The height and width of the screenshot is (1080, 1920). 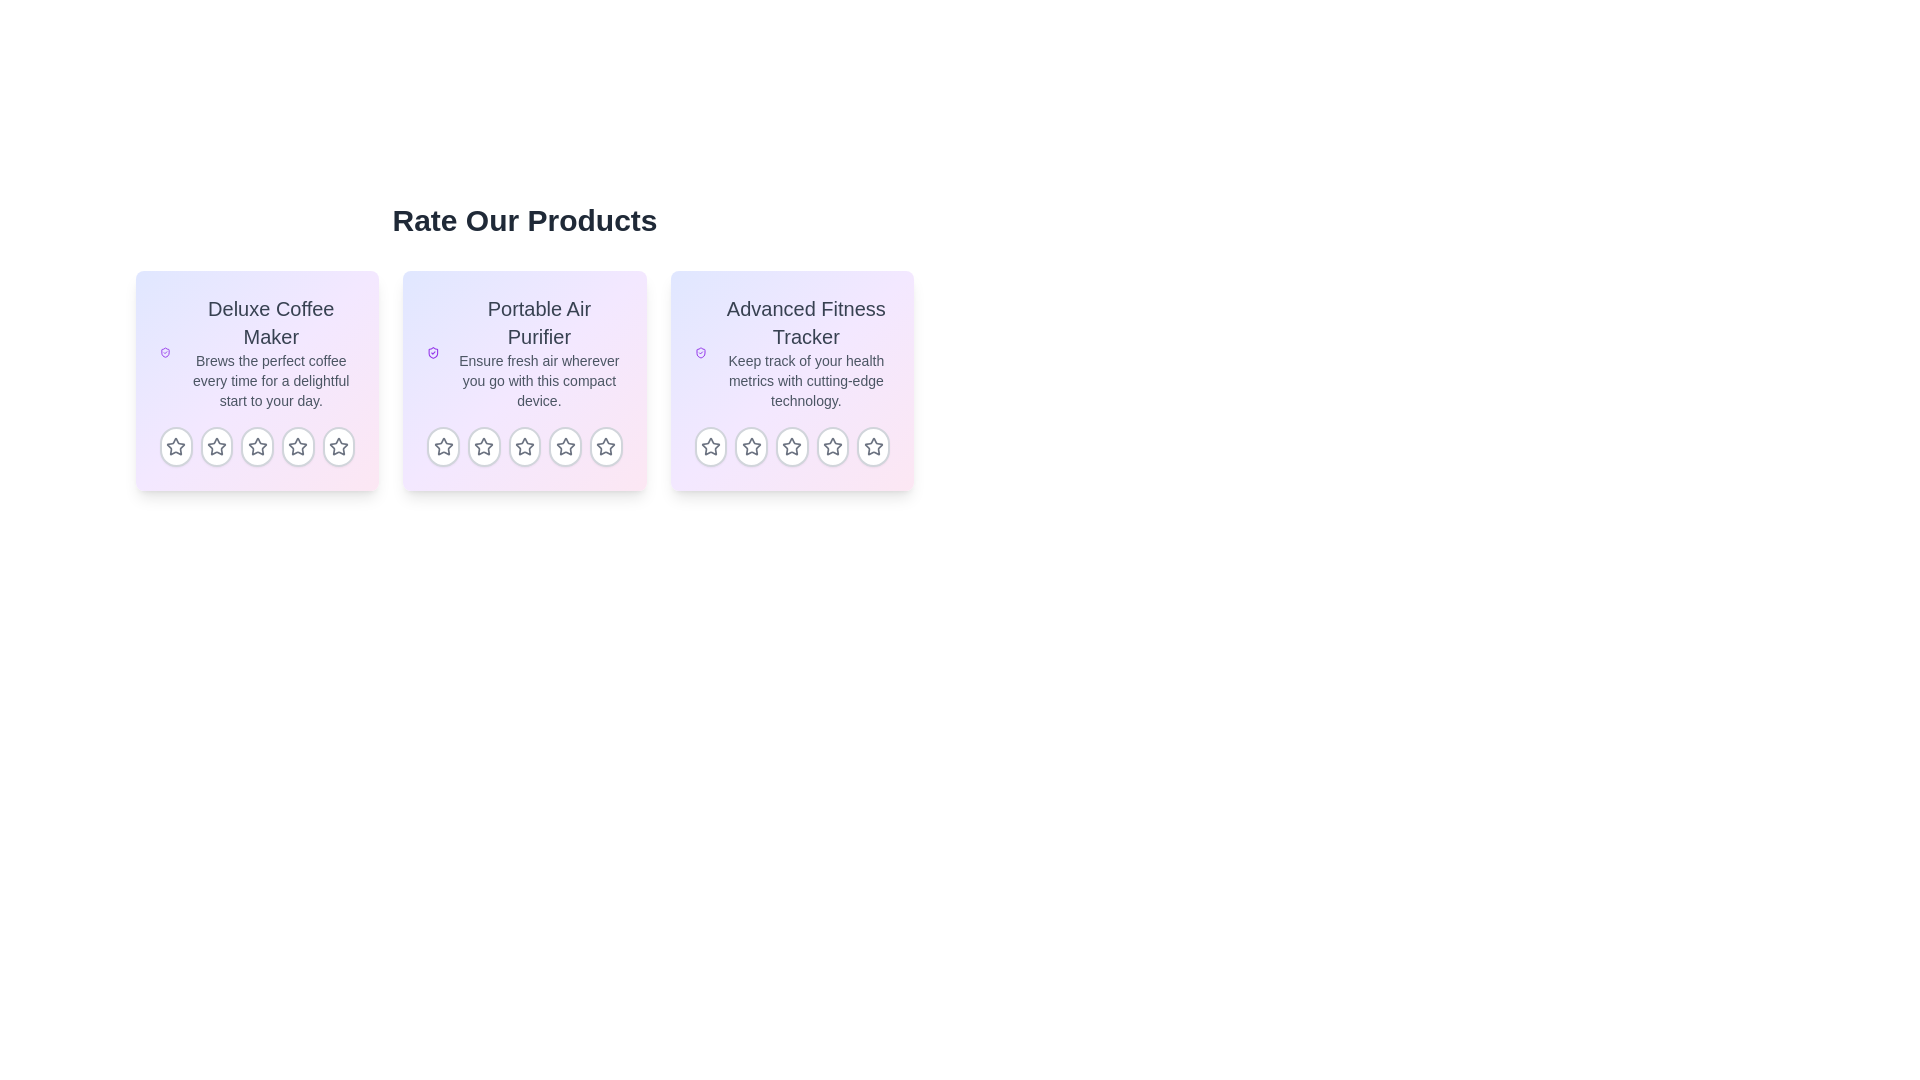 I want to click on the fifth star button with a white background and gray border, so click(x=873, y=446).